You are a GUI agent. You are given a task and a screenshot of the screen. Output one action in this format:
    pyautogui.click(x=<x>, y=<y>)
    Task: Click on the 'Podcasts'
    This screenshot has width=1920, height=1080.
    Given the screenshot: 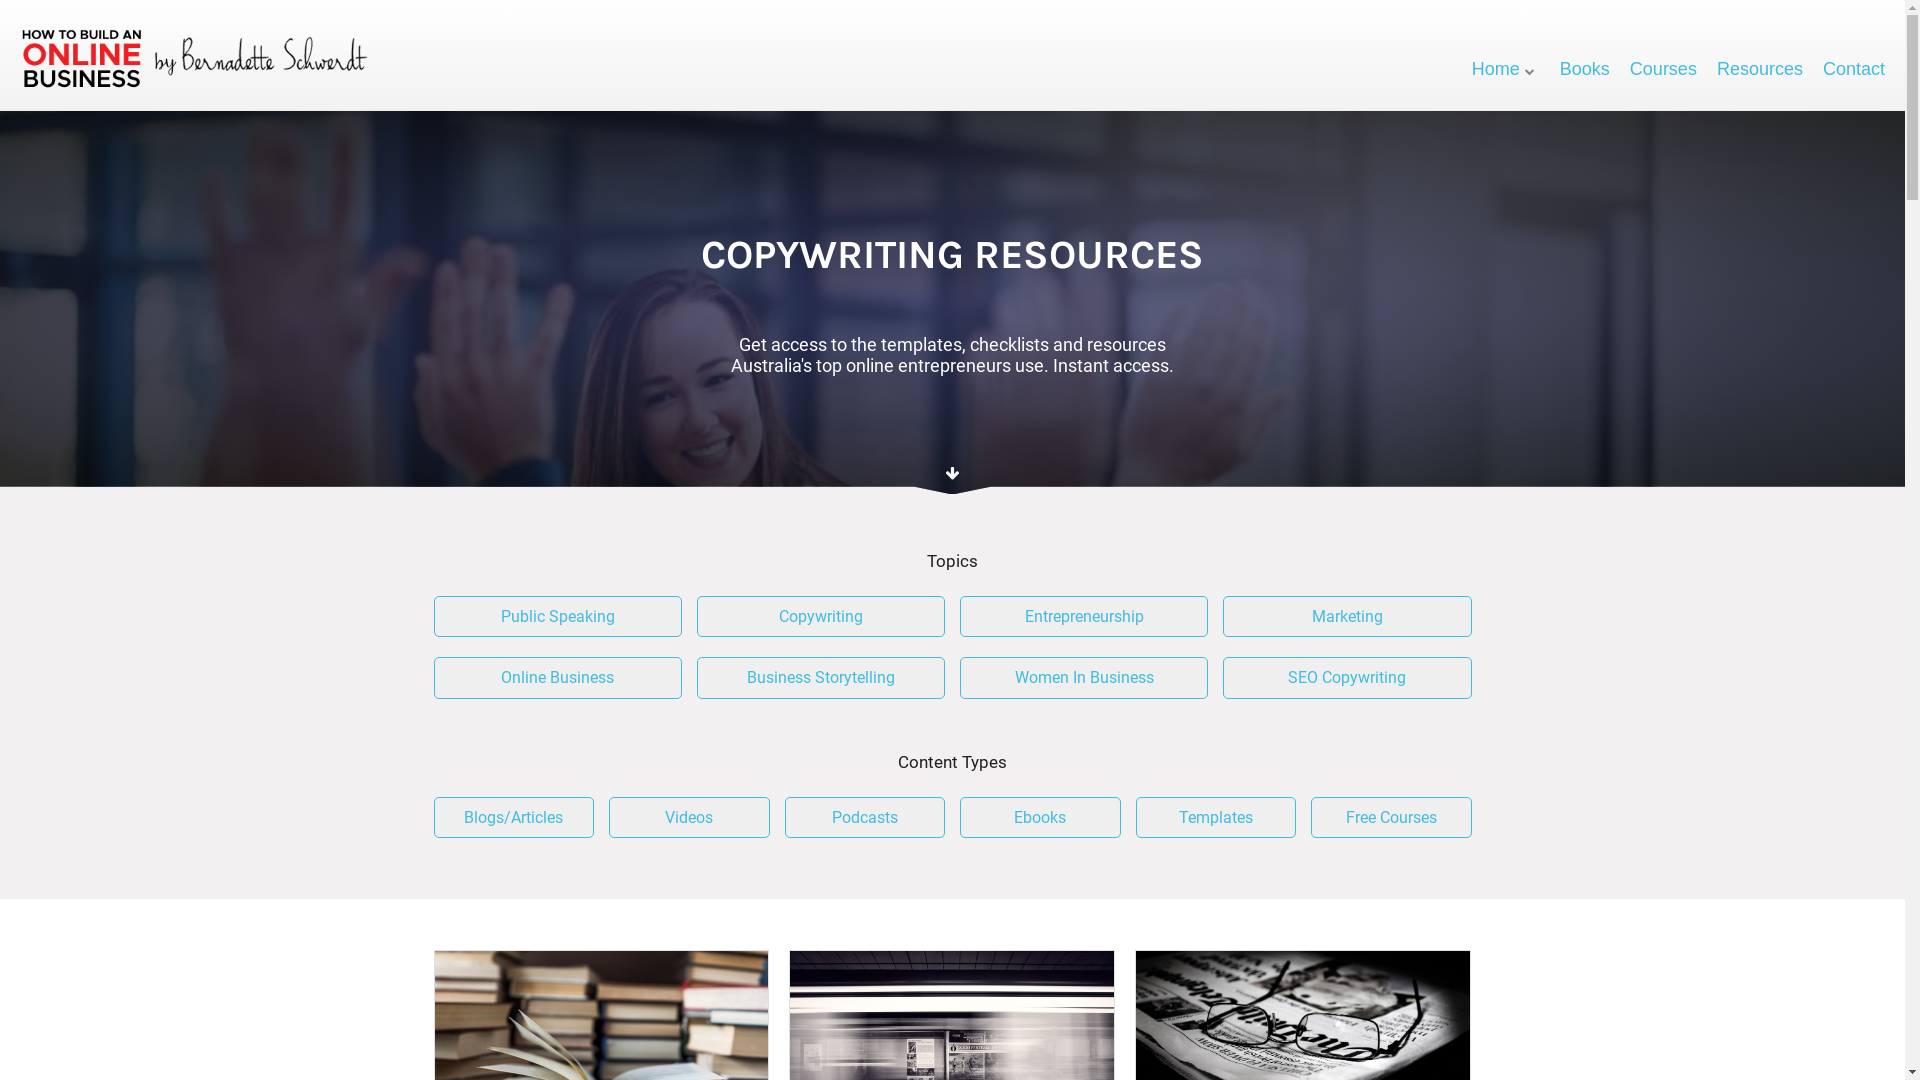 What is the action you would take?
    pyautogui.click(x=864, y=817)
    